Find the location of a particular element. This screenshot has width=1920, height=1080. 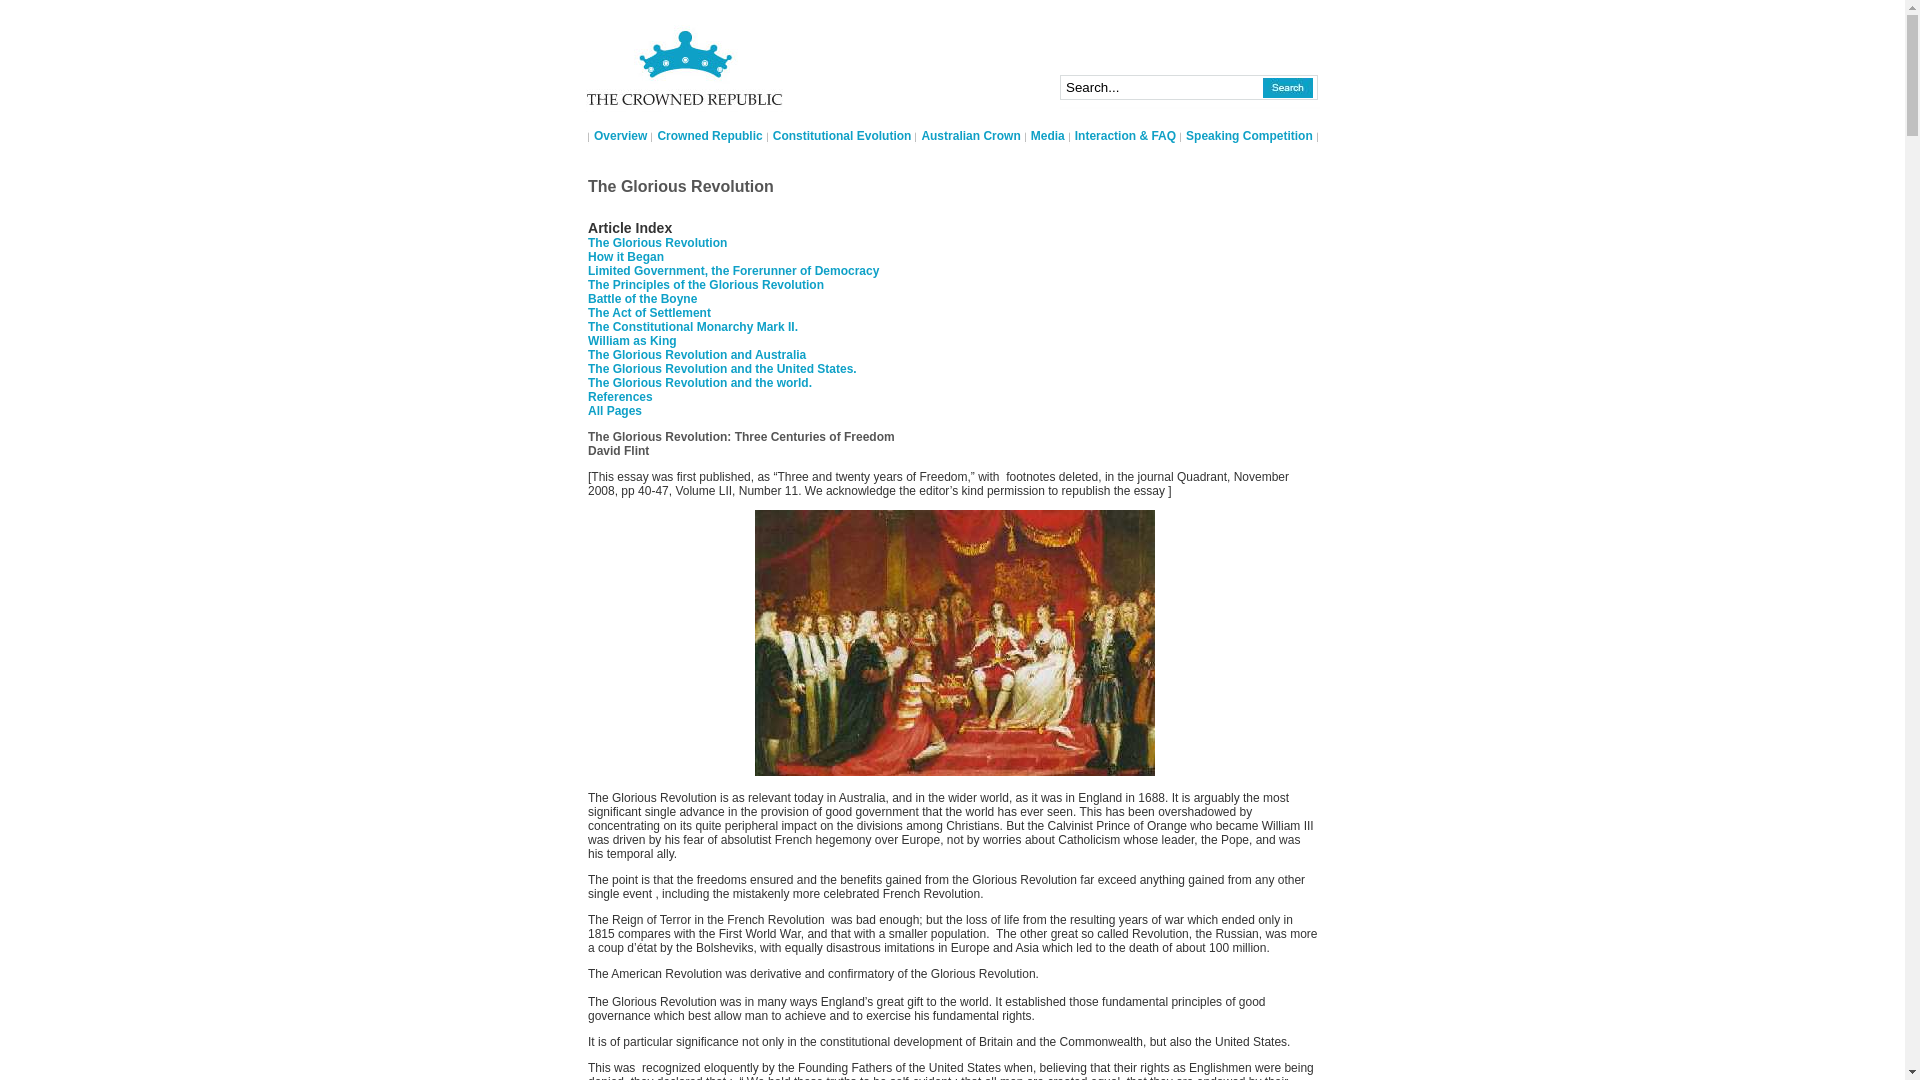

'William as King' is located at coordinates (631, 339).